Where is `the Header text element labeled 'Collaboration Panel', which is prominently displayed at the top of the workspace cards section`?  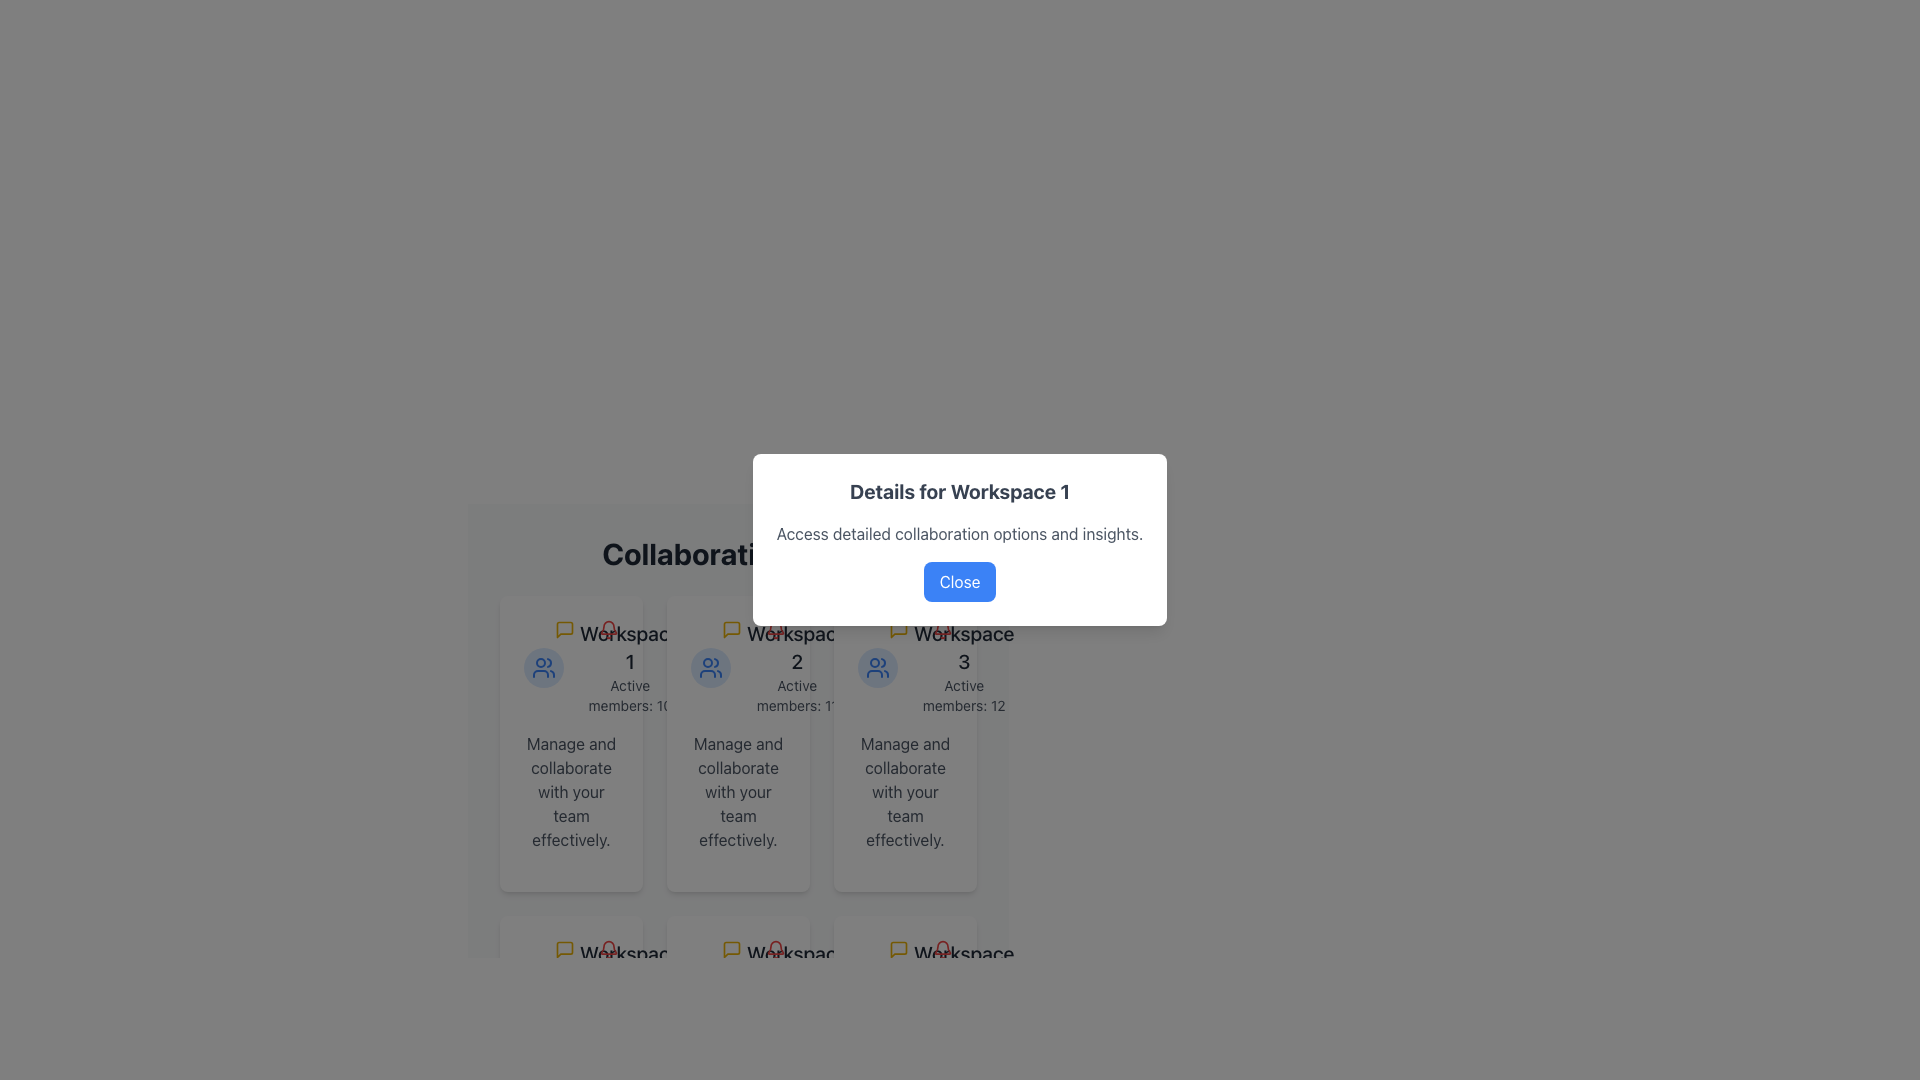 the Header text element labeled 'Collaboration Panel', which is prominently displayed at the top of the workspace cards section is located at coordinates (737, 554).